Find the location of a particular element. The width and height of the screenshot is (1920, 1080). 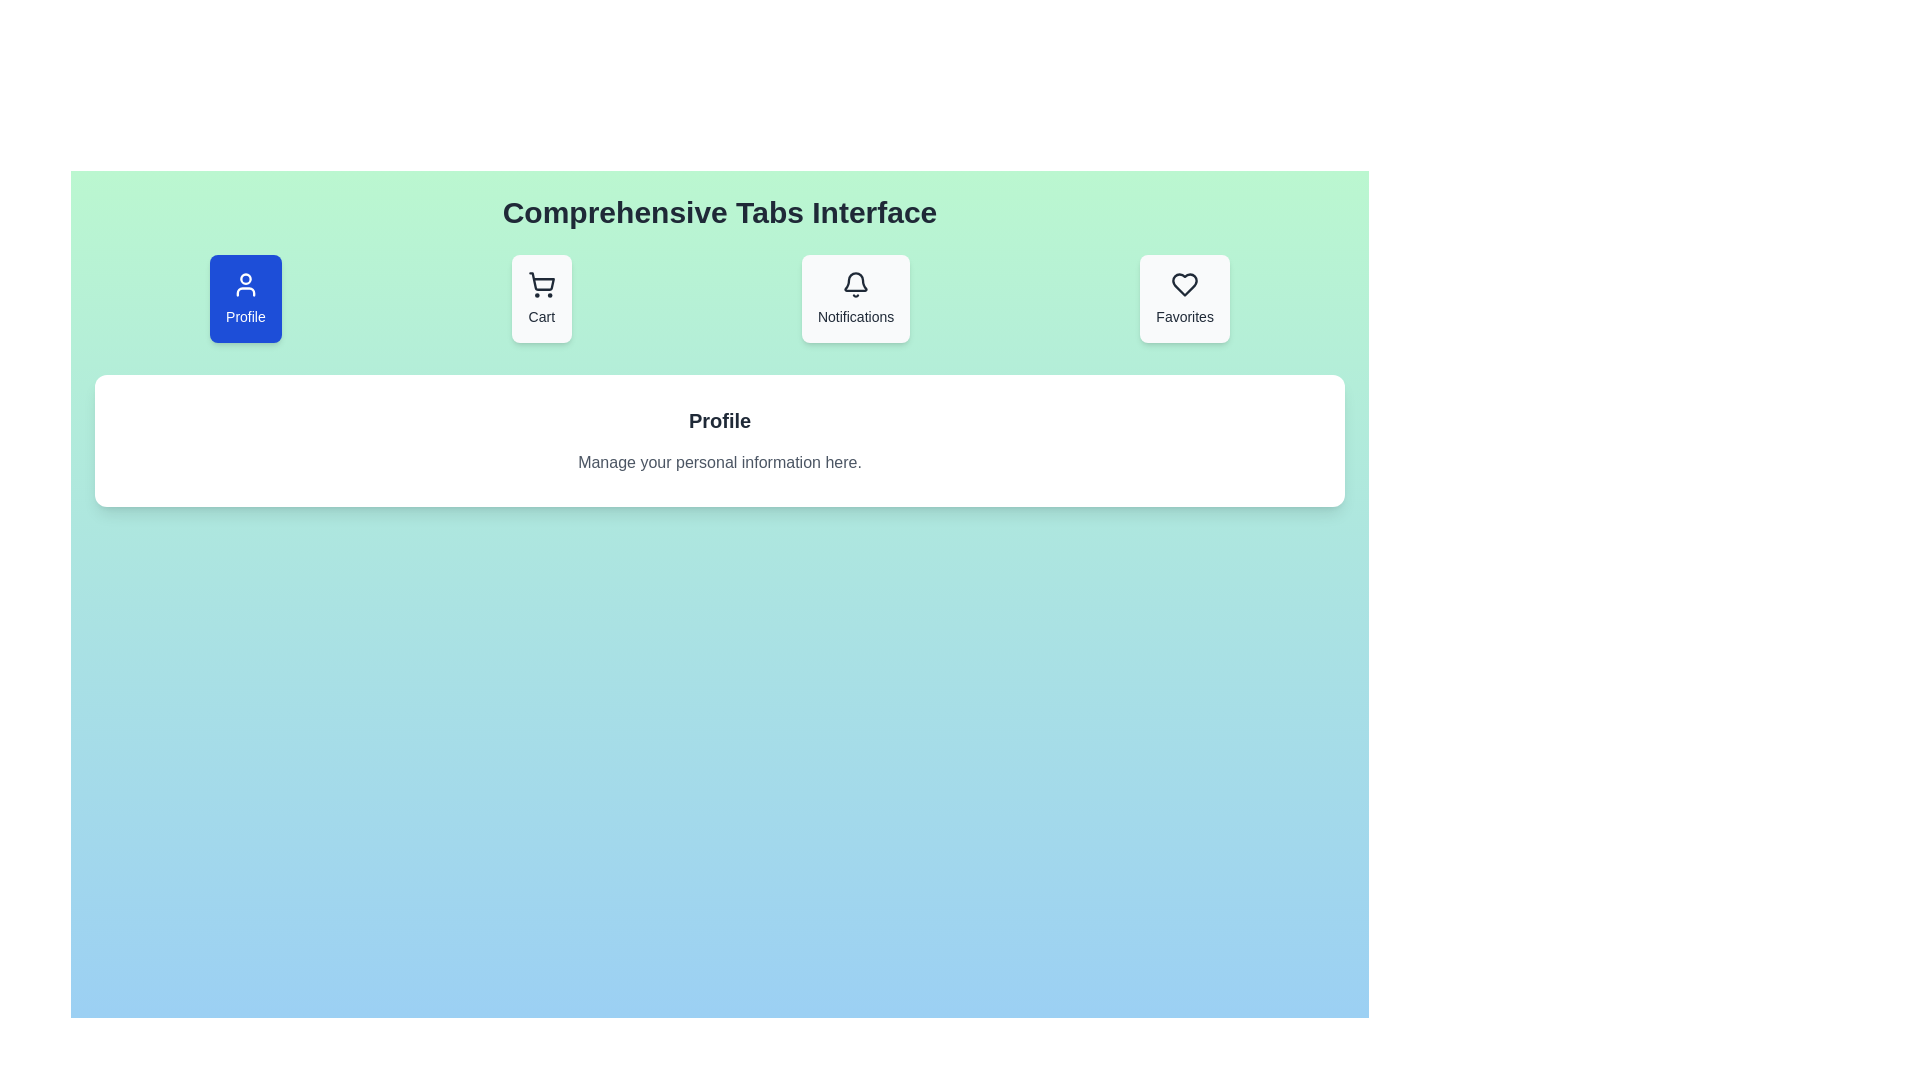

the text label reading 'Cart', which is styled in a small black font and is positioned below a shopping cart icon within a rounded rectangular button is located at coordinates (541, 315).